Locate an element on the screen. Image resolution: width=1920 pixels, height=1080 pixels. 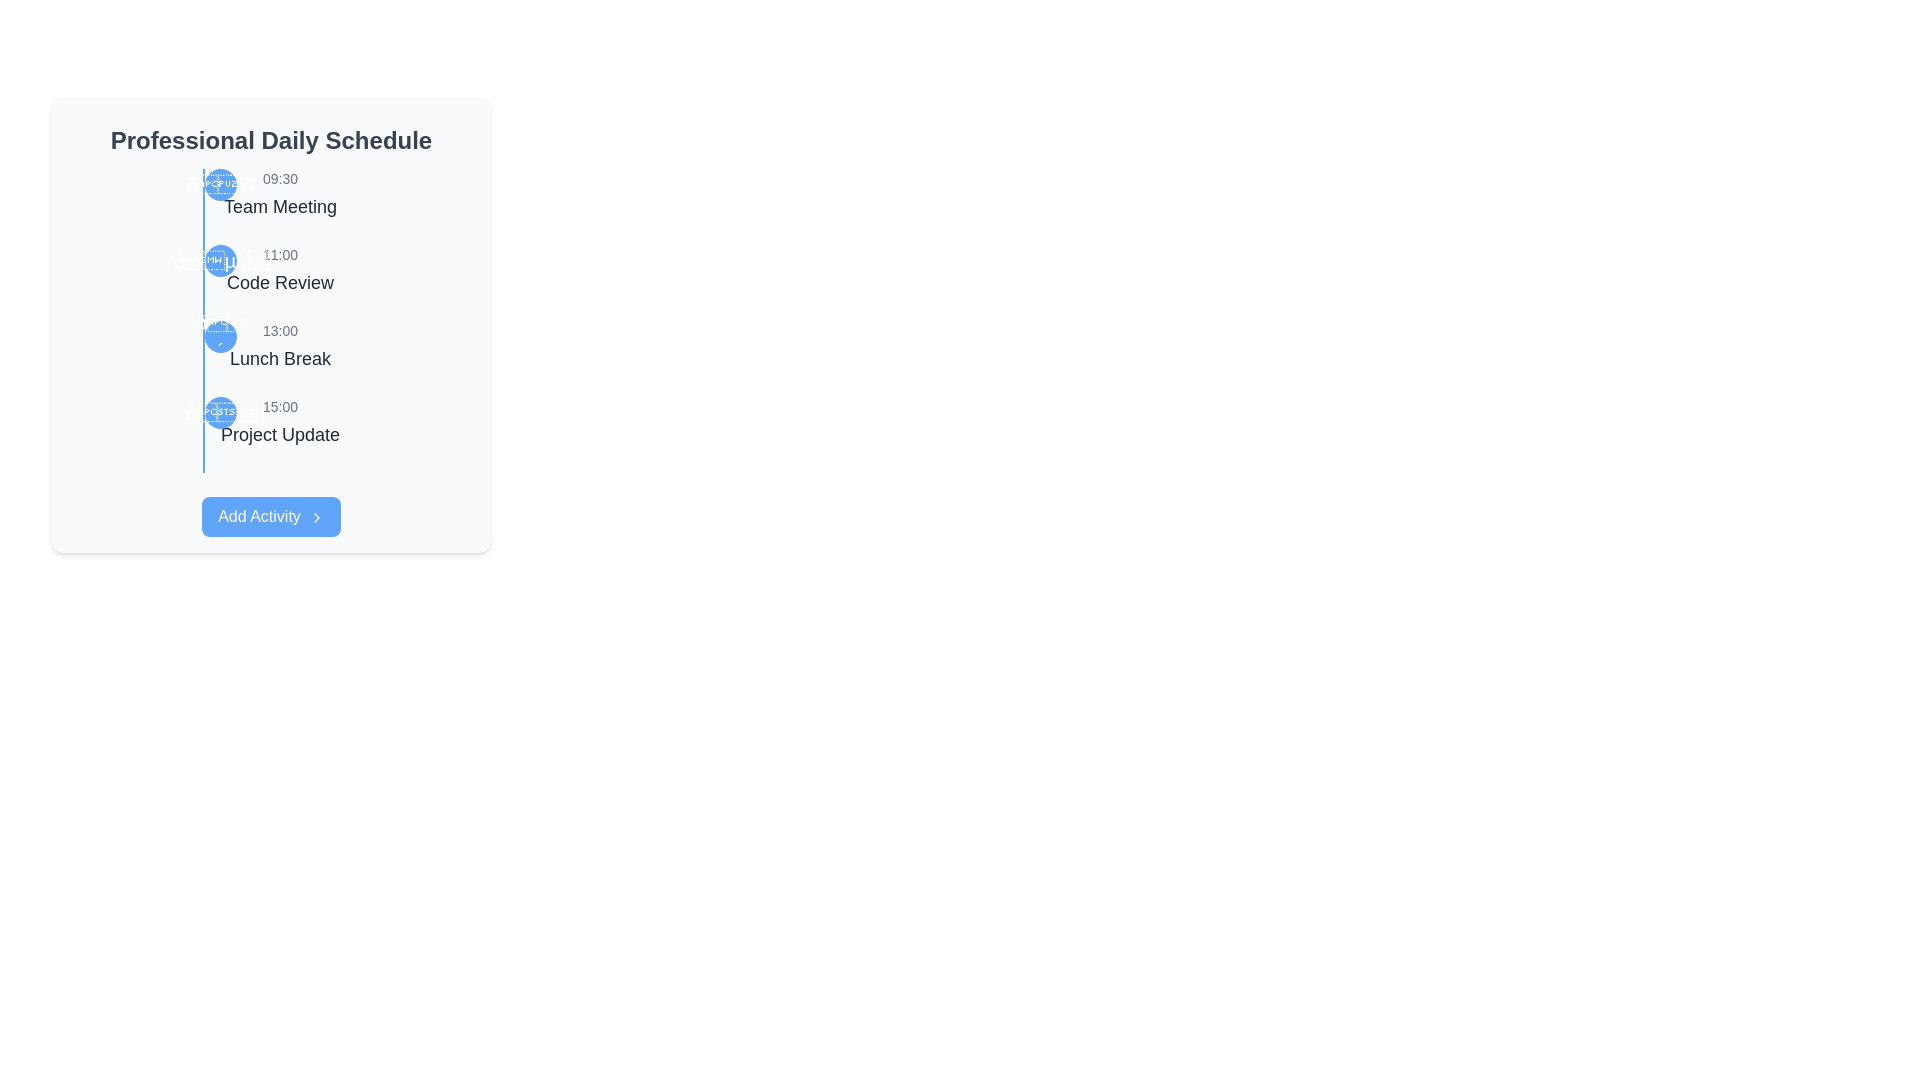
the 'Add Activity' button located at the bottom of the 'Professional Daily Schedule' panel to focus on it using keyboard navigation is located at coordinates (270, 515).